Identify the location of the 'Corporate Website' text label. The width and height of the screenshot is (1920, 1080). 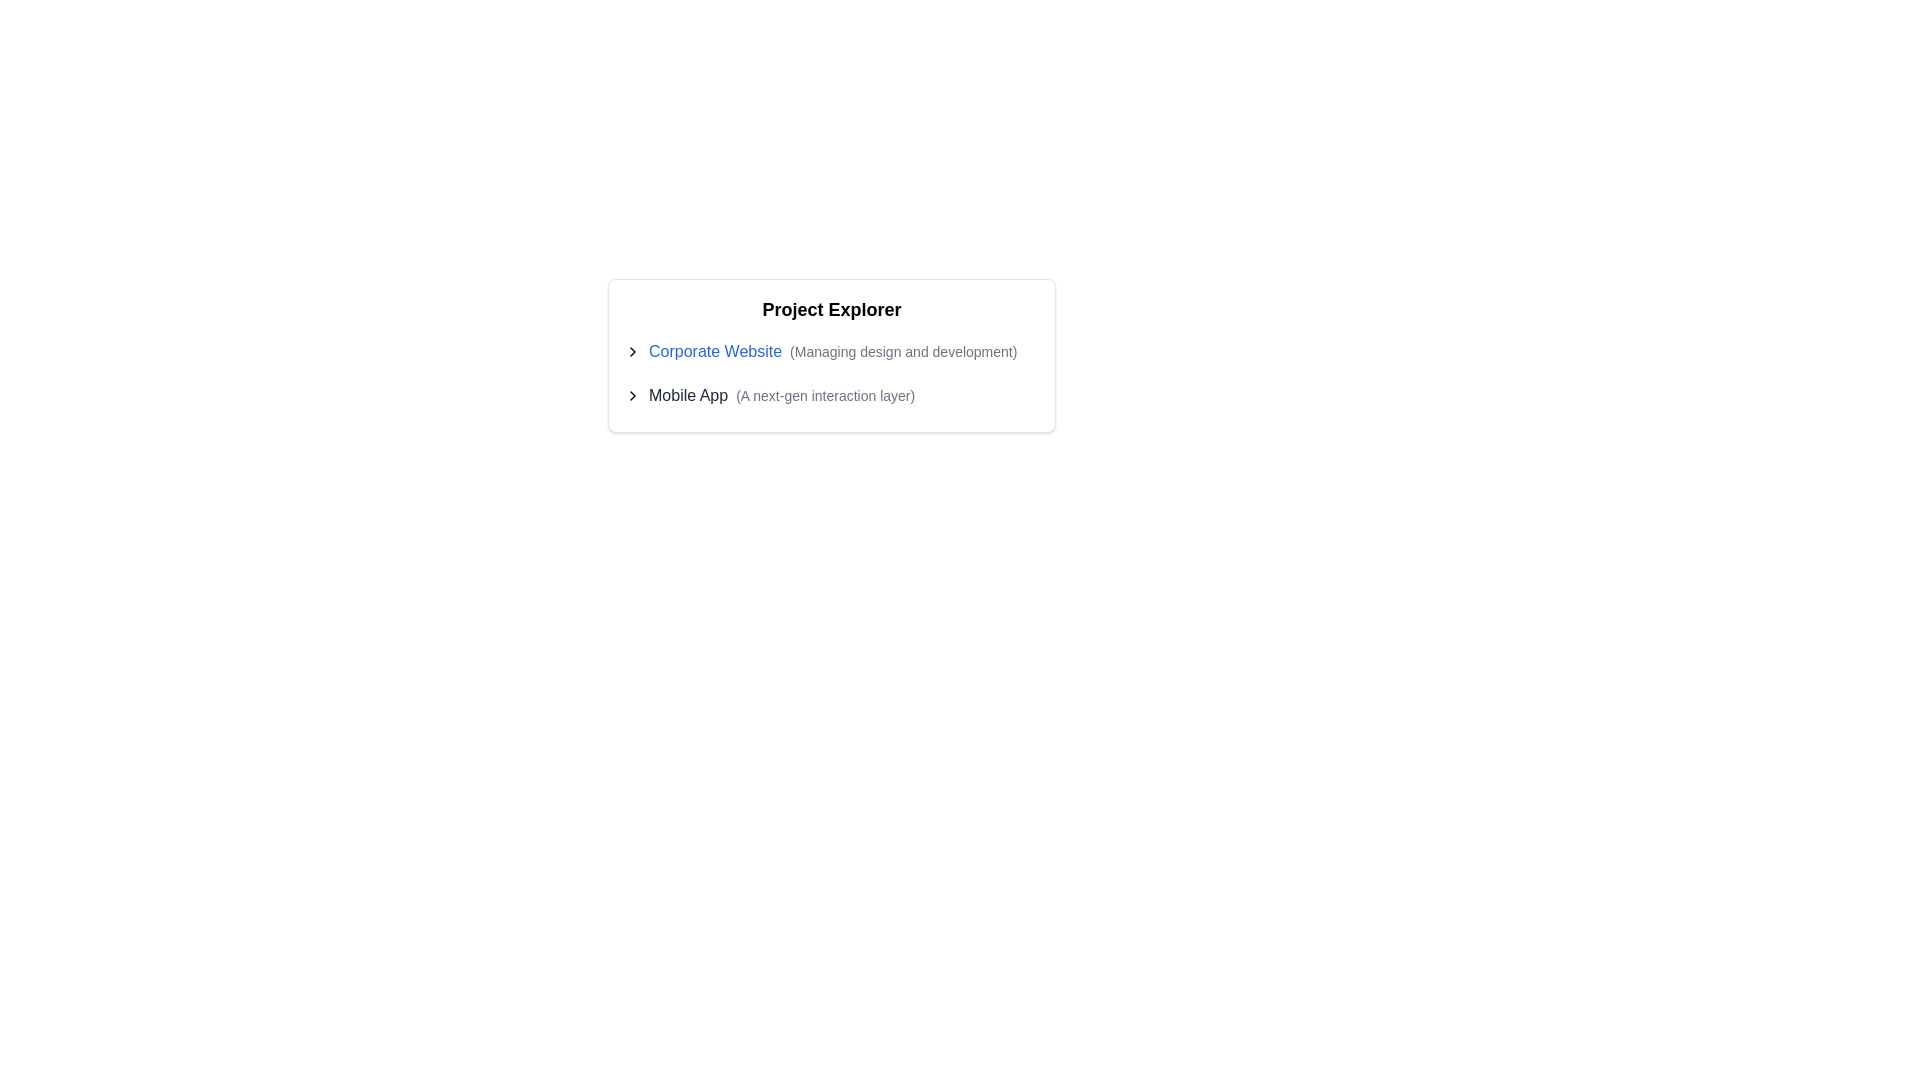
(715, 350).